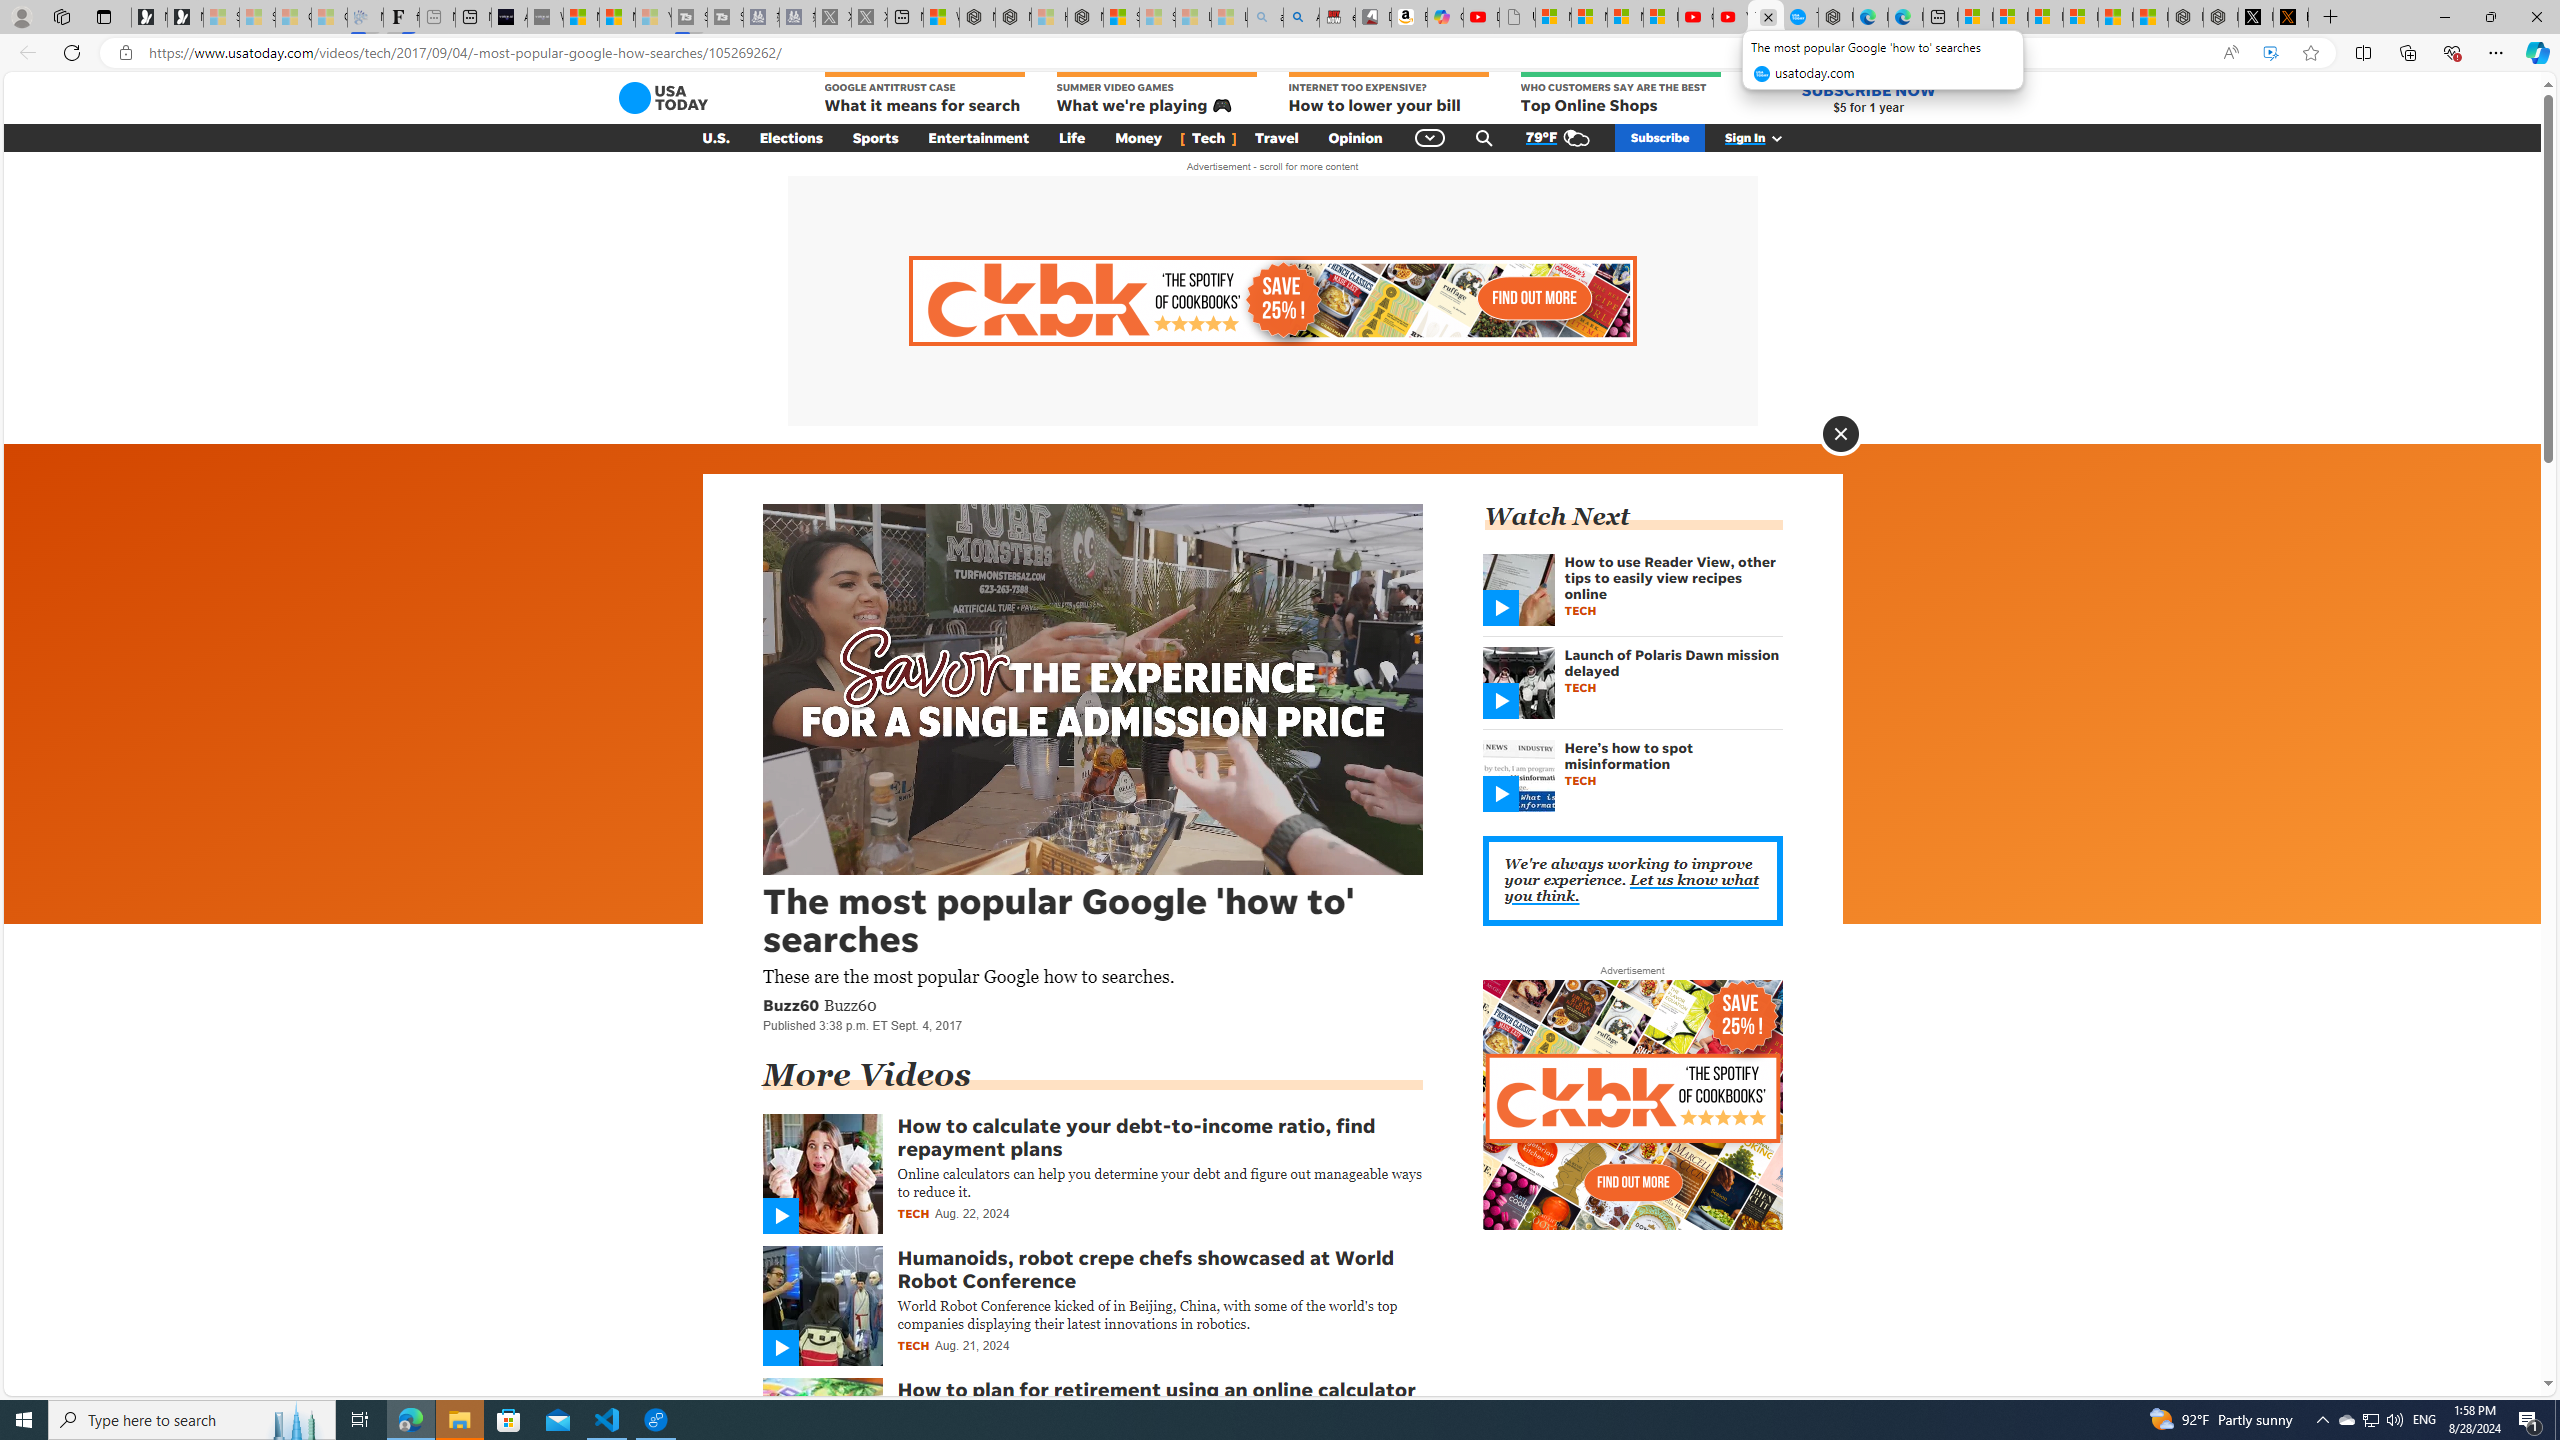  Describe the element at coordinates (1695, 16) in the screenshot. I see `'Gloom - YouTube'` at that location.